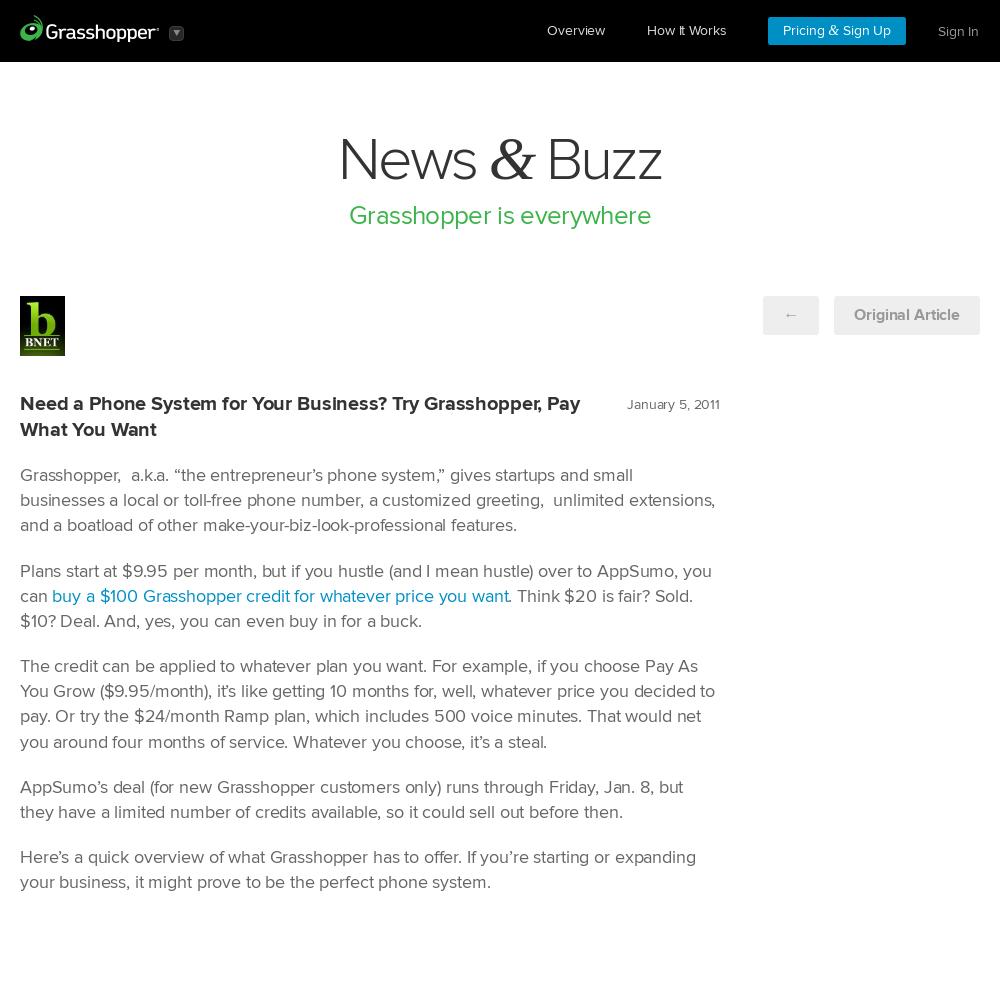  What do you see at coordinates (596, 160) in the screenshot?
I see `'Buzz'` at bounding box center [596, 160].